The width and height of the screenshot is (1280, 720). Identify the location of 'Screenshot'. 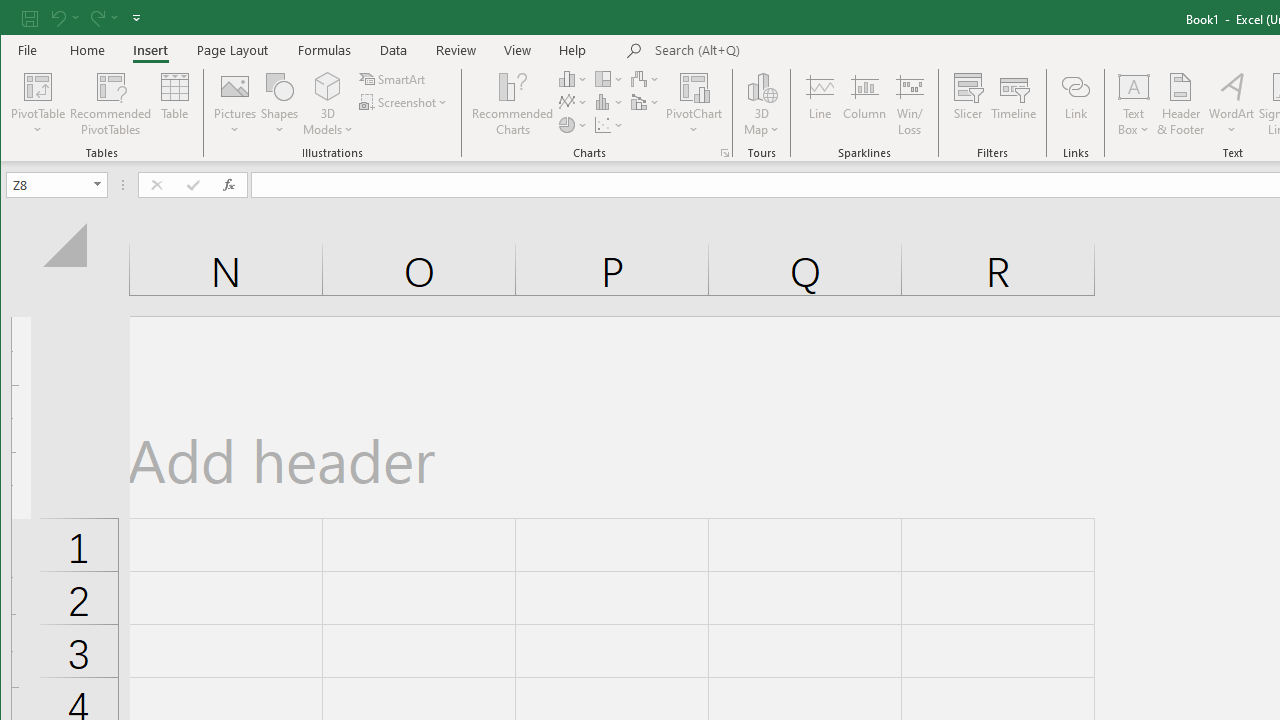
(404, 102).